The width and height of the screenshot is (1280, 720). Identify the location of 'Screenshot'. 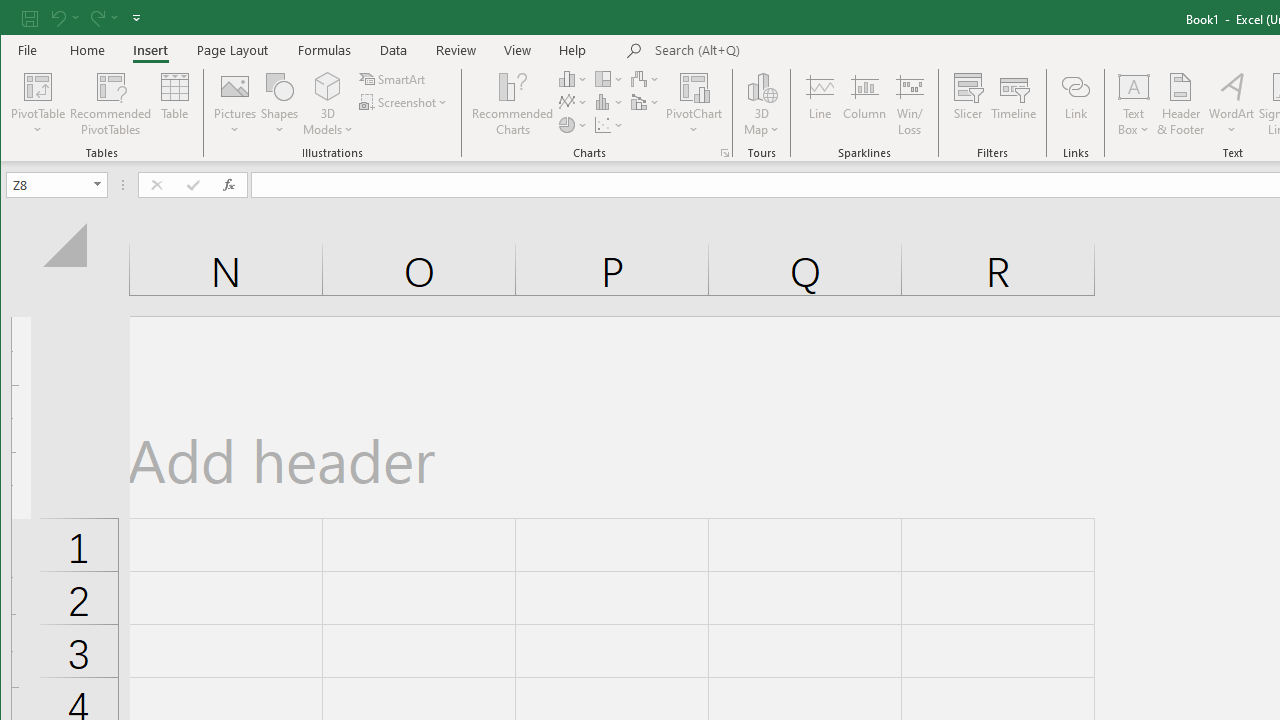
(404, 102).